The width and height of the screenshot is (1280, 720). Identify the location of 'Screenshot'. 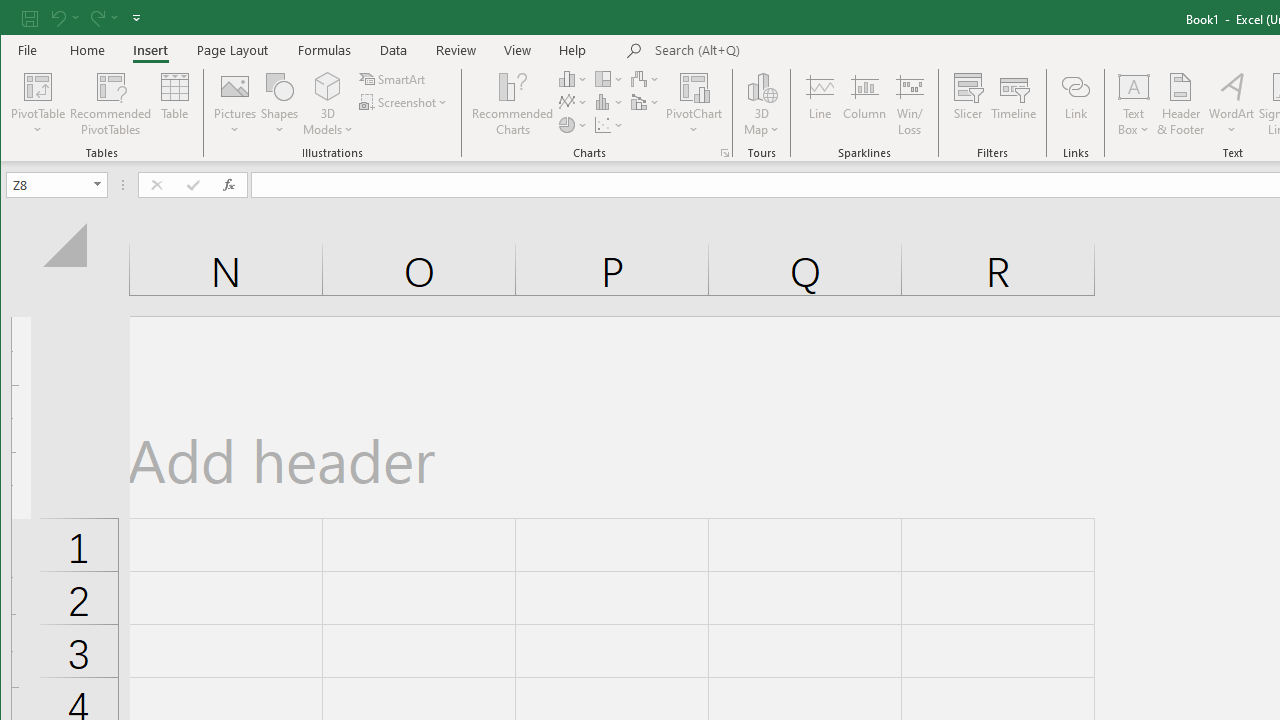
(404, 102).